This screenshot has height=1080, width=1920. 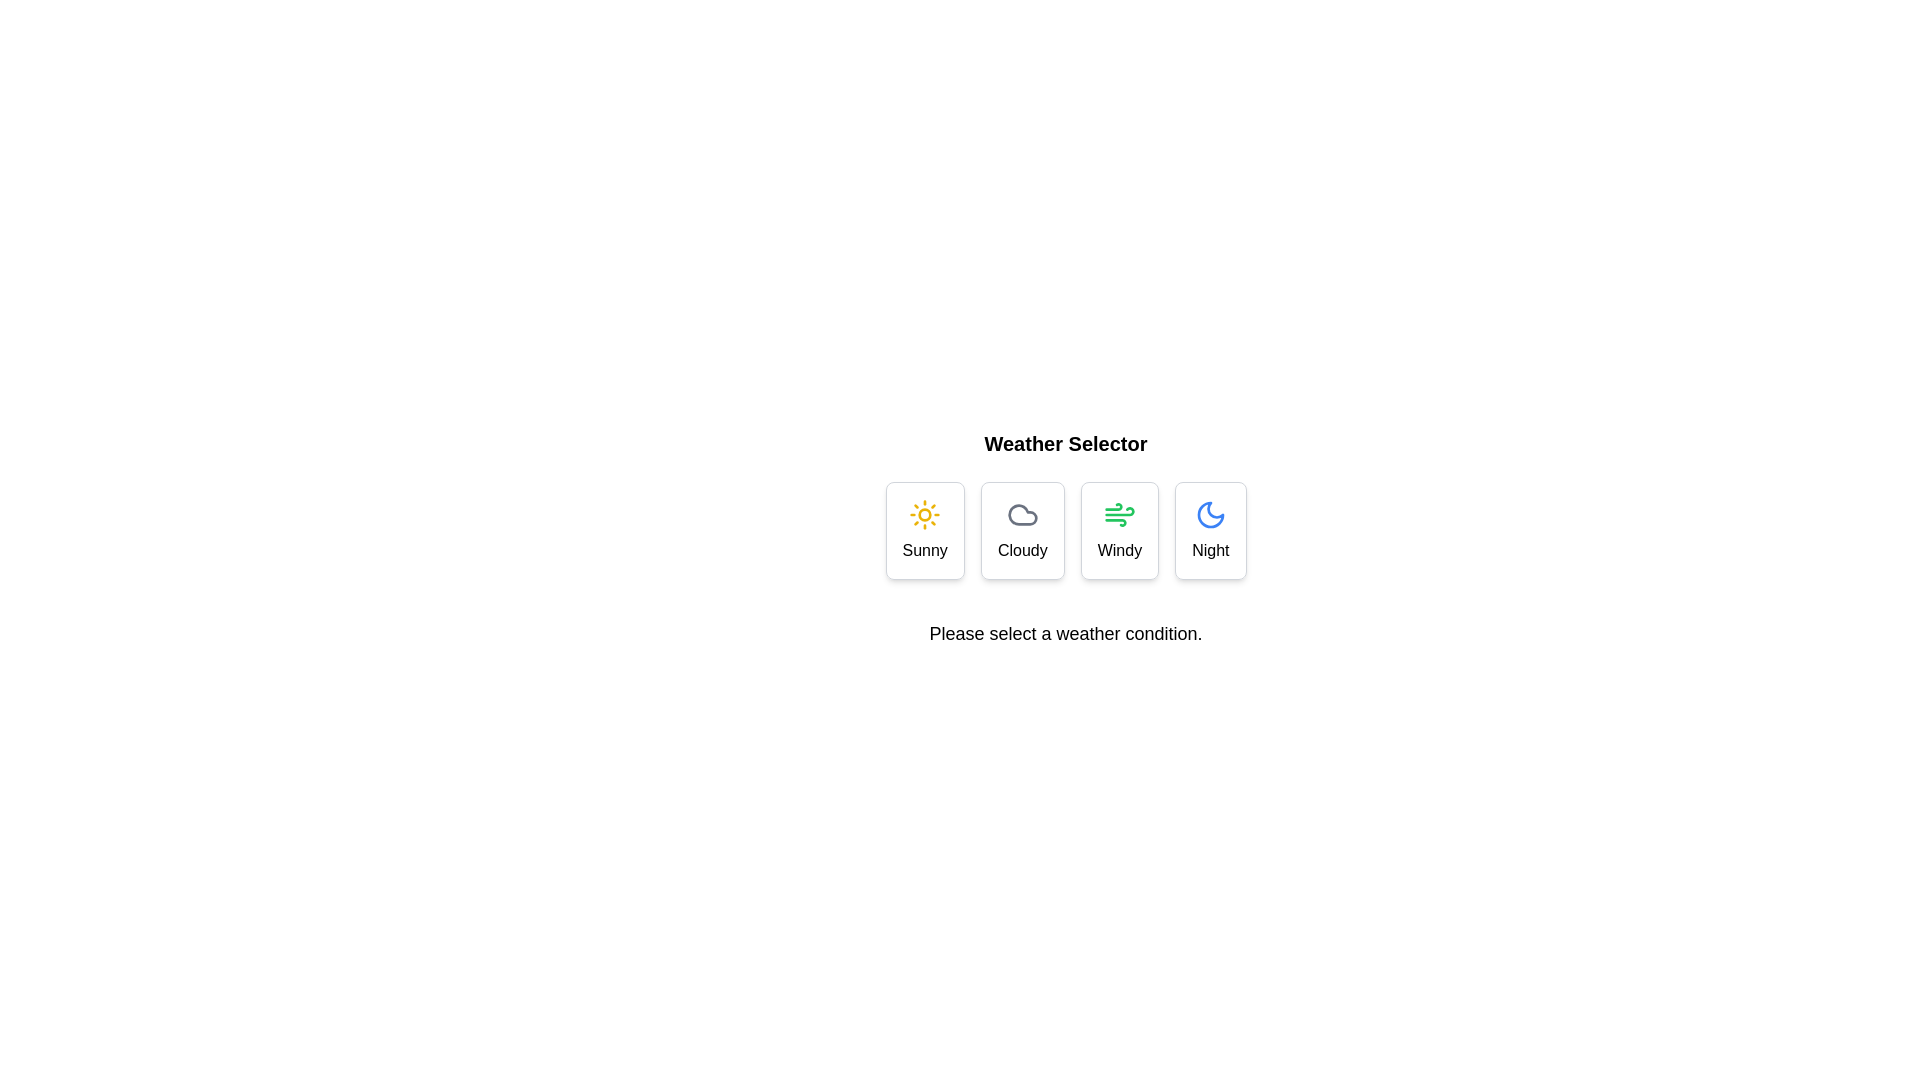 I want to click on the rectangular button with rounded corners that contains a crescent moon icon and the text 'Night' in black, so click(x=1209, y=530).